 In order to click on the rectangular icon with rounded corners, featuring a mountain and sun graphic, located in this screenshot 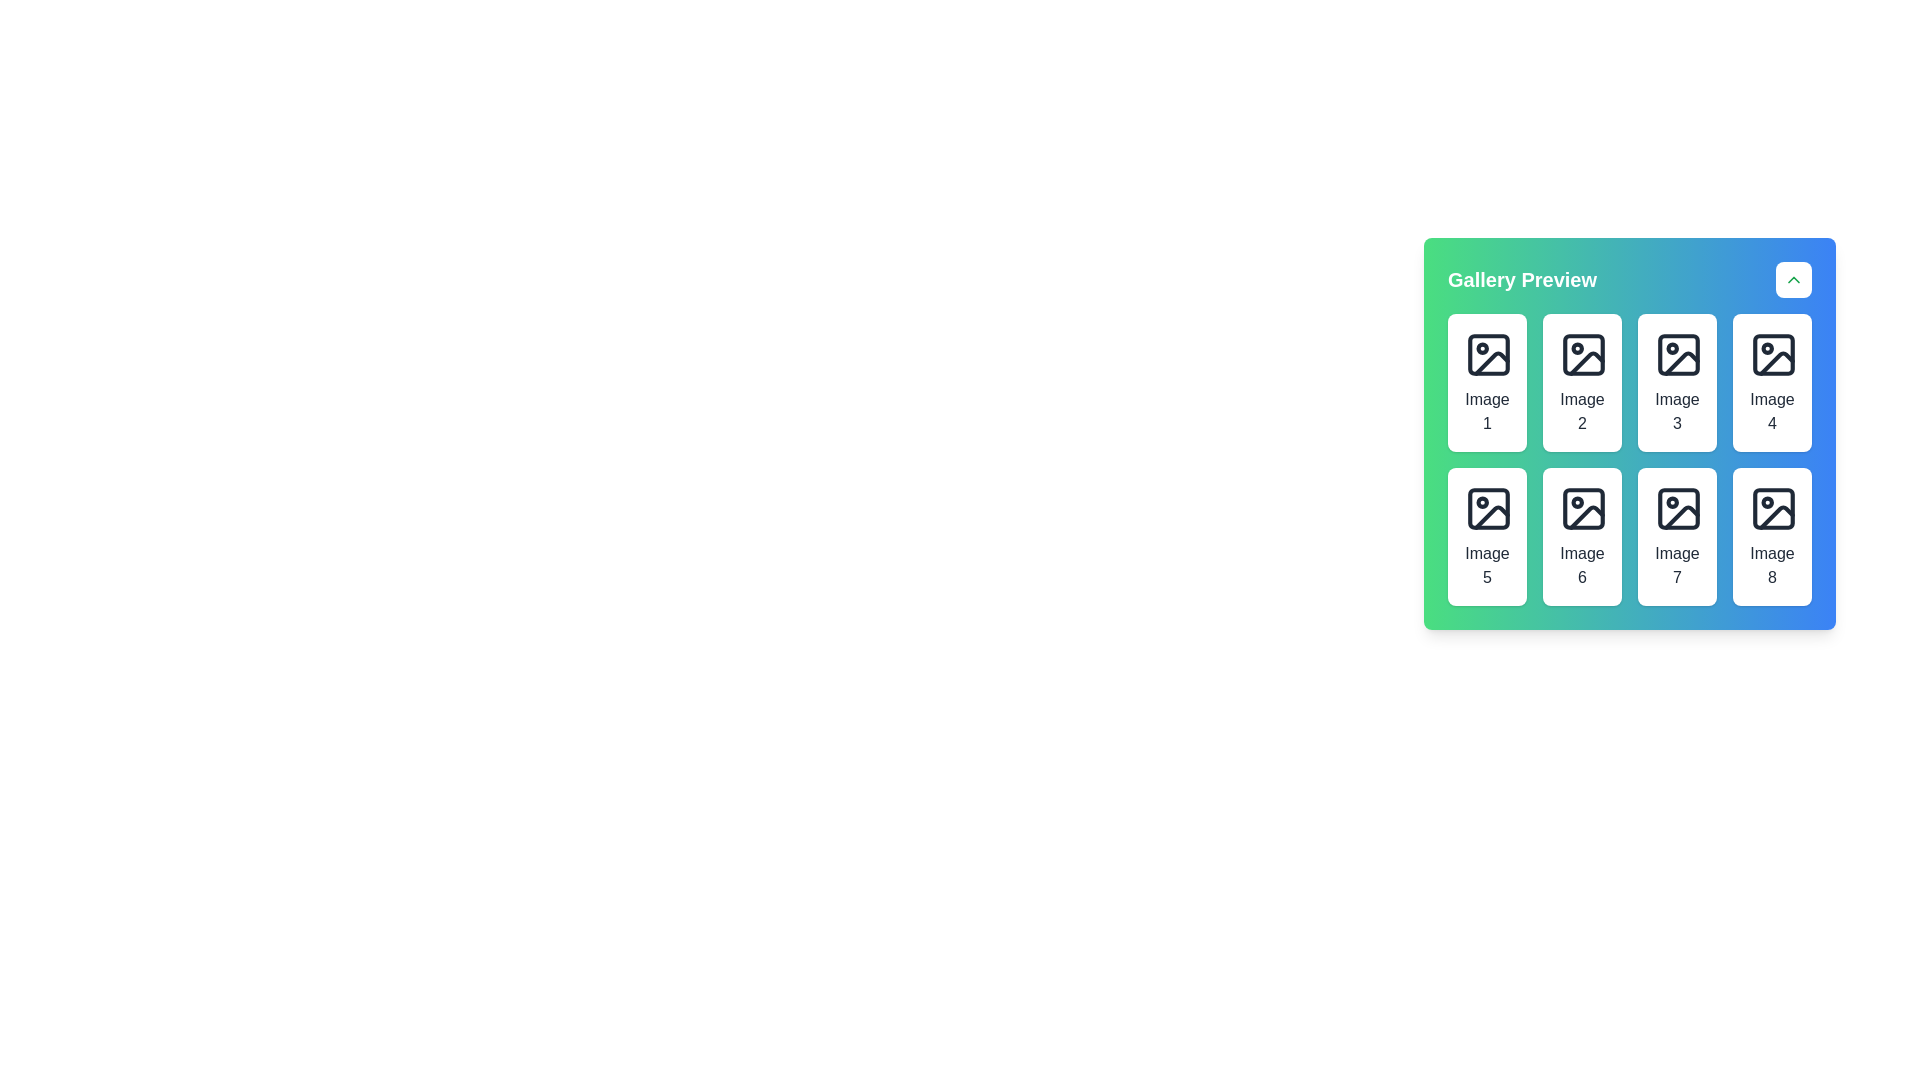, I will do `click(1679, 508)`.